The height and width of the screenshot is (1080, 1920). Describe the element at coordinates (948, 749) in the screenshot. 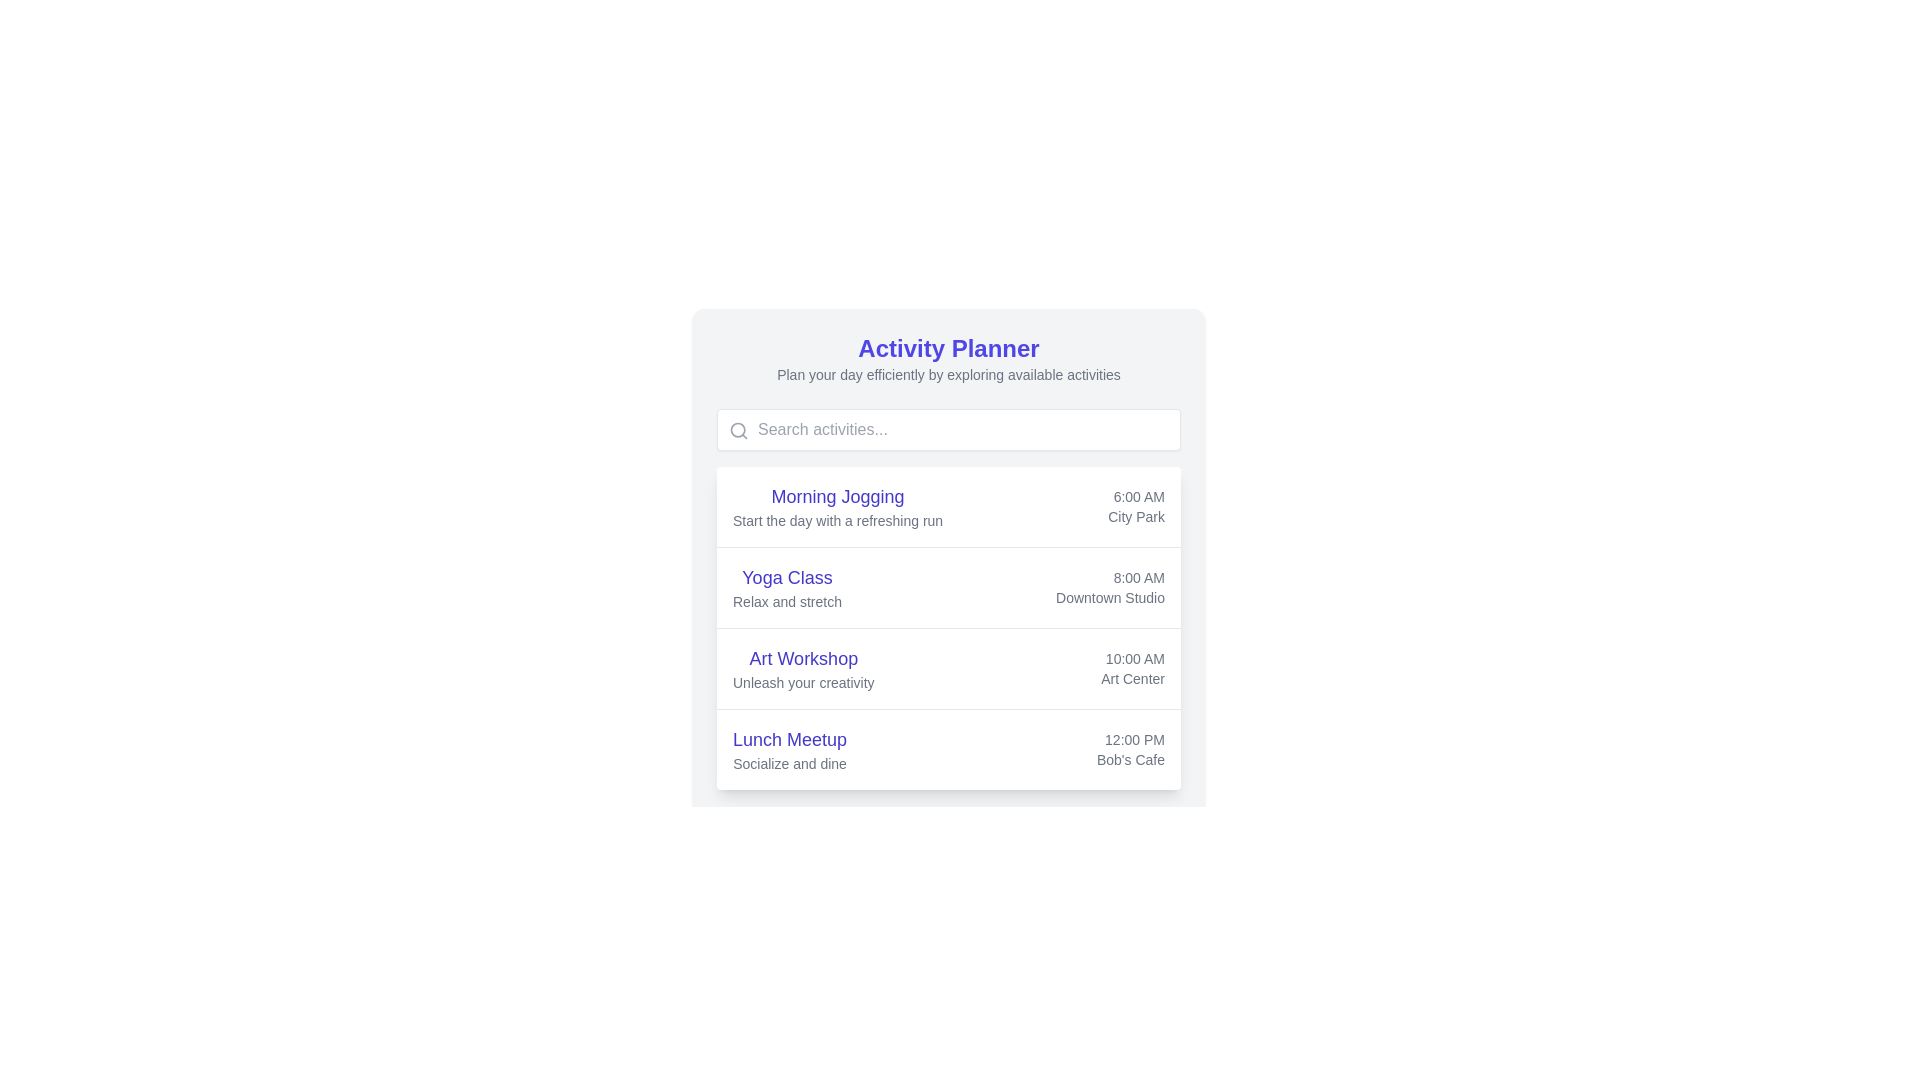

I see `the Informational display card titled 'Lunch Meetup' which is the fourth entry in a vertically stacked list with distinctive content` at that location.